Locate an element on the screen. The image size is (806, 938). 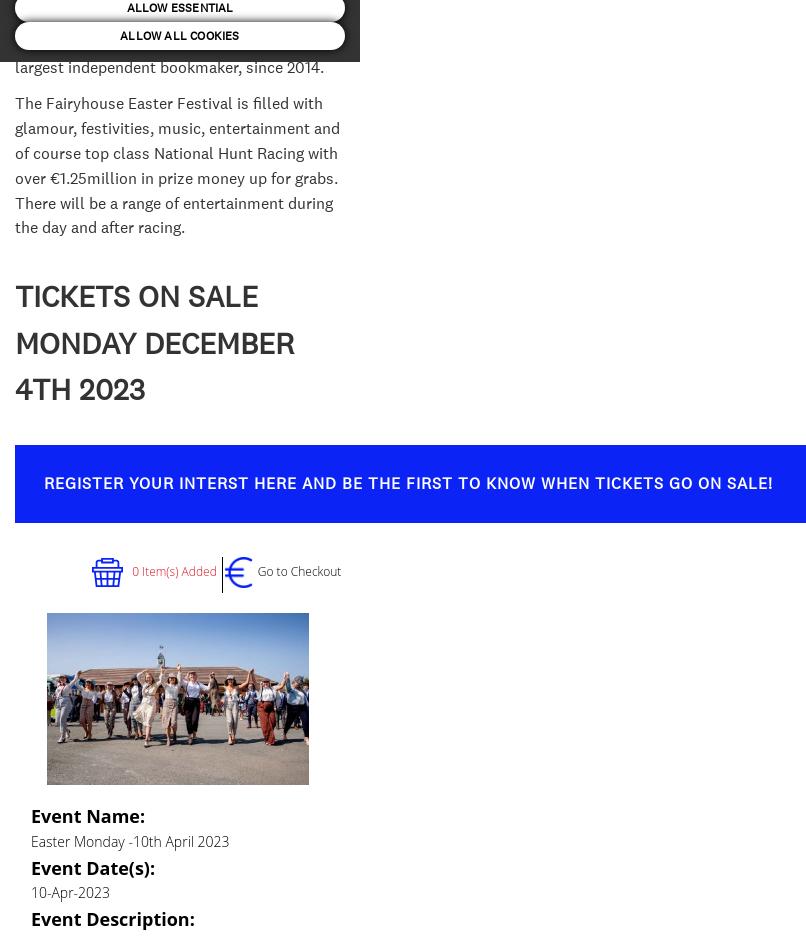
'Go to Checkout' is located at coordinates (299, 570).